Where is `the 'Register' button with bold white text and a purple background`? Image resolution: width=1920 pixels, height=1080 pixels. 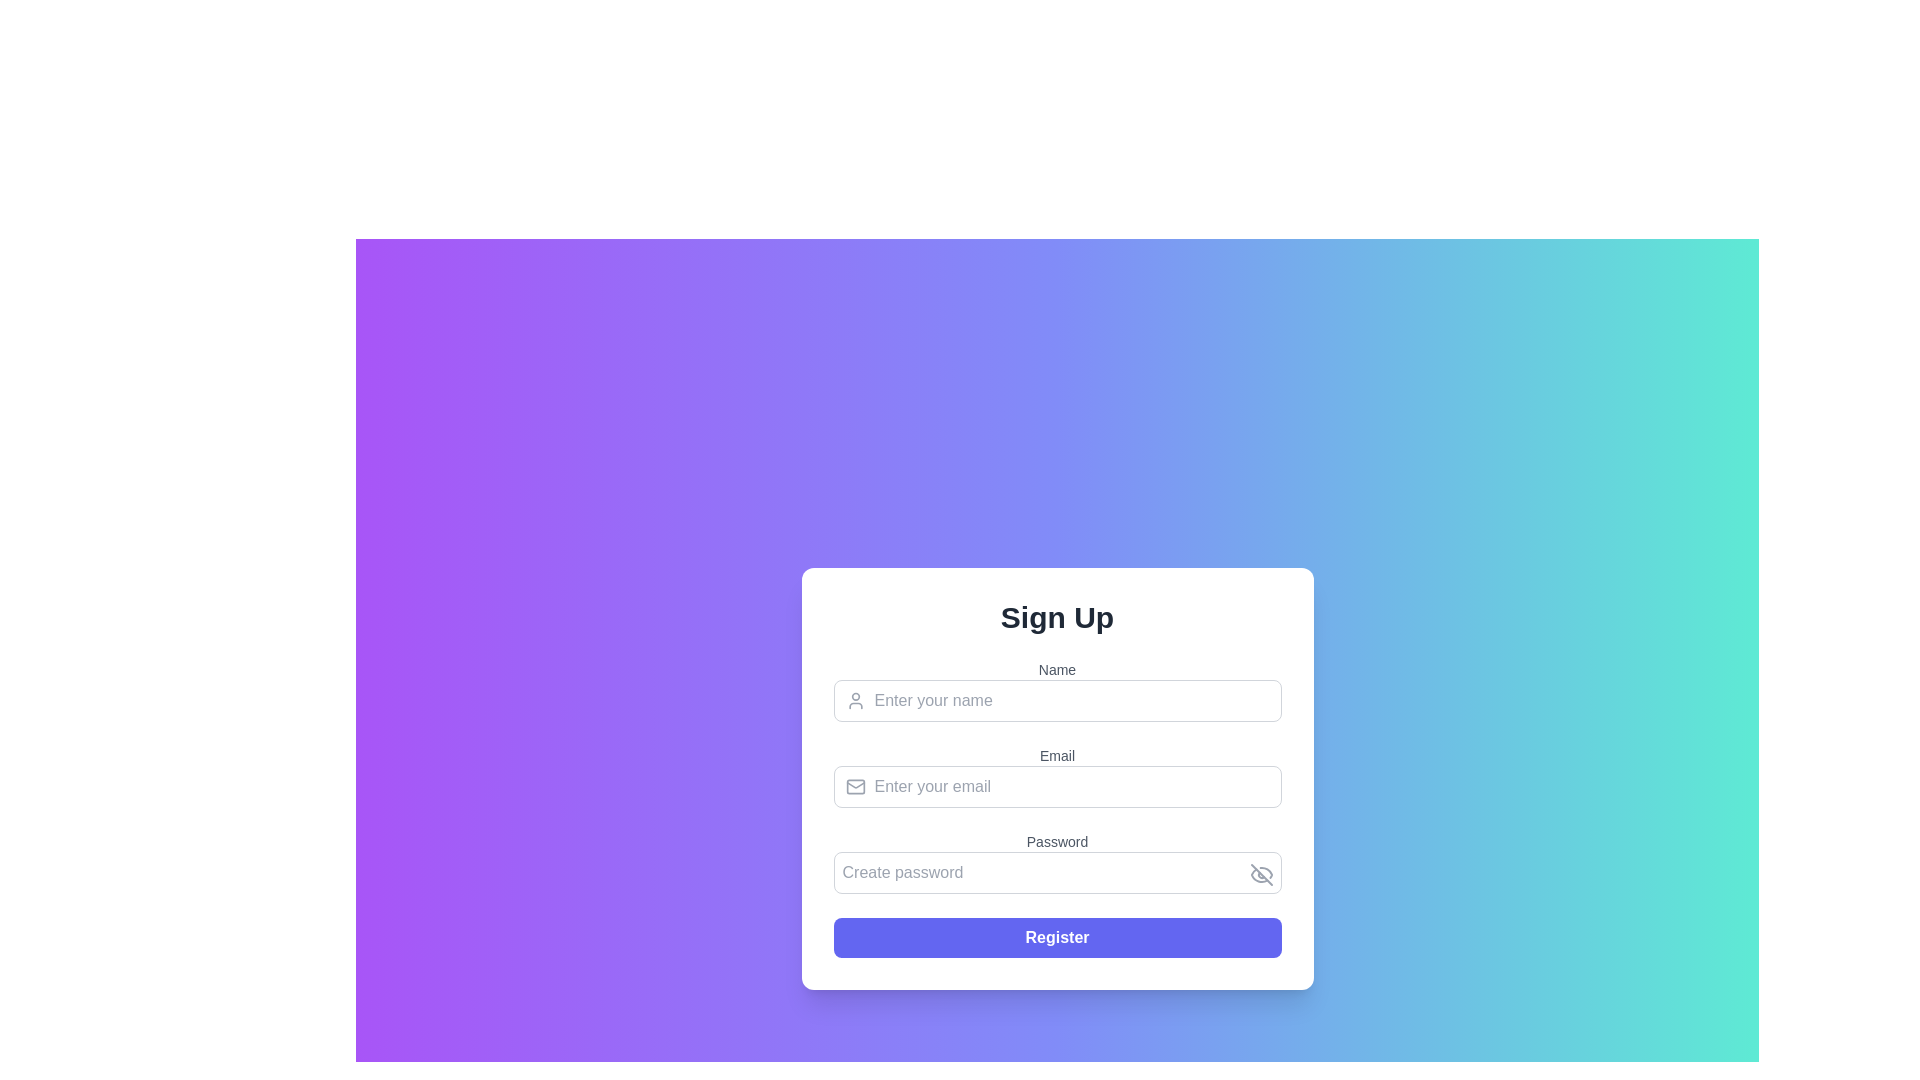
the 'Register' button with bold white text and a purple background is located at coordinates (1056, 937).